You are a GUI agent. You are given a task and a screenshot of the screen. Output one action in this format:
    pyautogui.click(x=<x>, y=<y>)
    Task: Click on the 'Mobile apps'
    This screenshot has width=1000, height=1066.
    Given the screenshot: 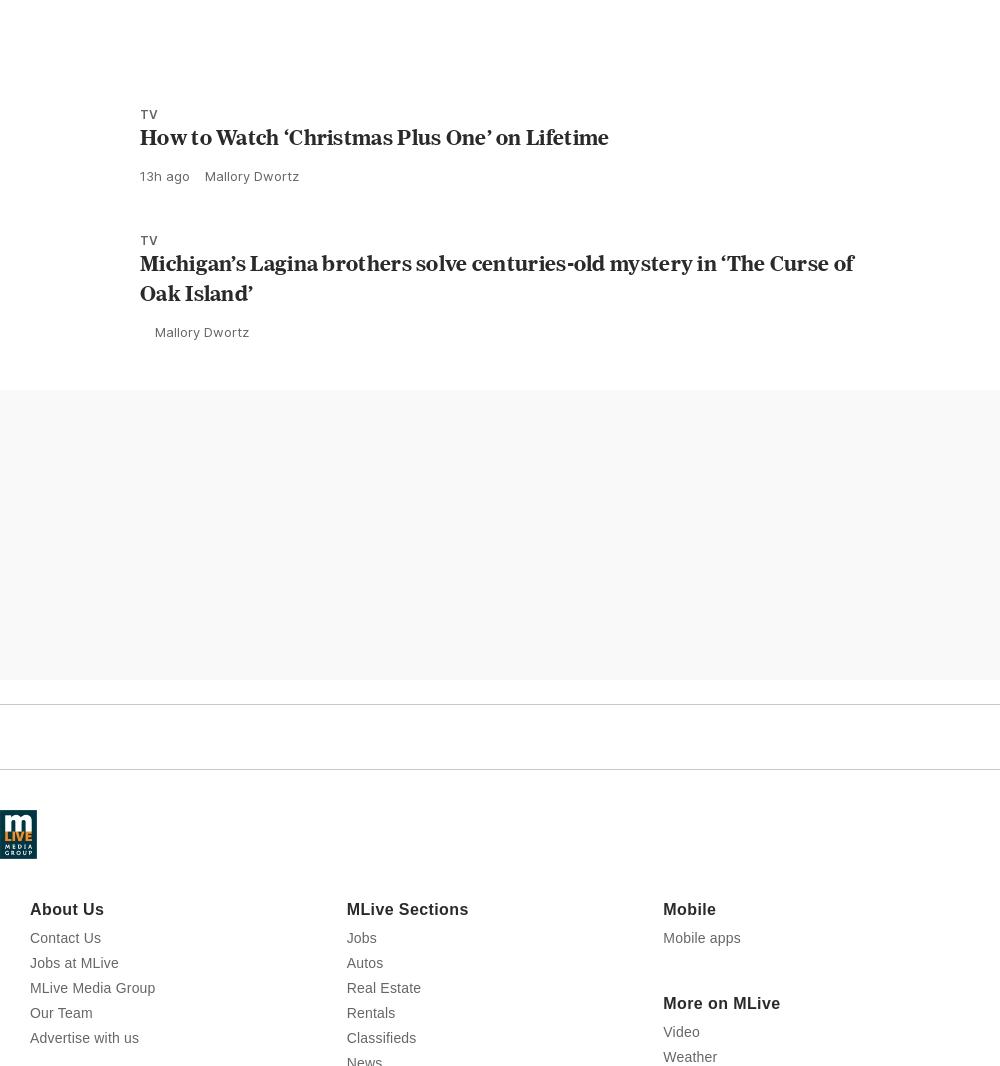 What is the action you would take?
    pyautogui.click(x=701, y=1026)
    